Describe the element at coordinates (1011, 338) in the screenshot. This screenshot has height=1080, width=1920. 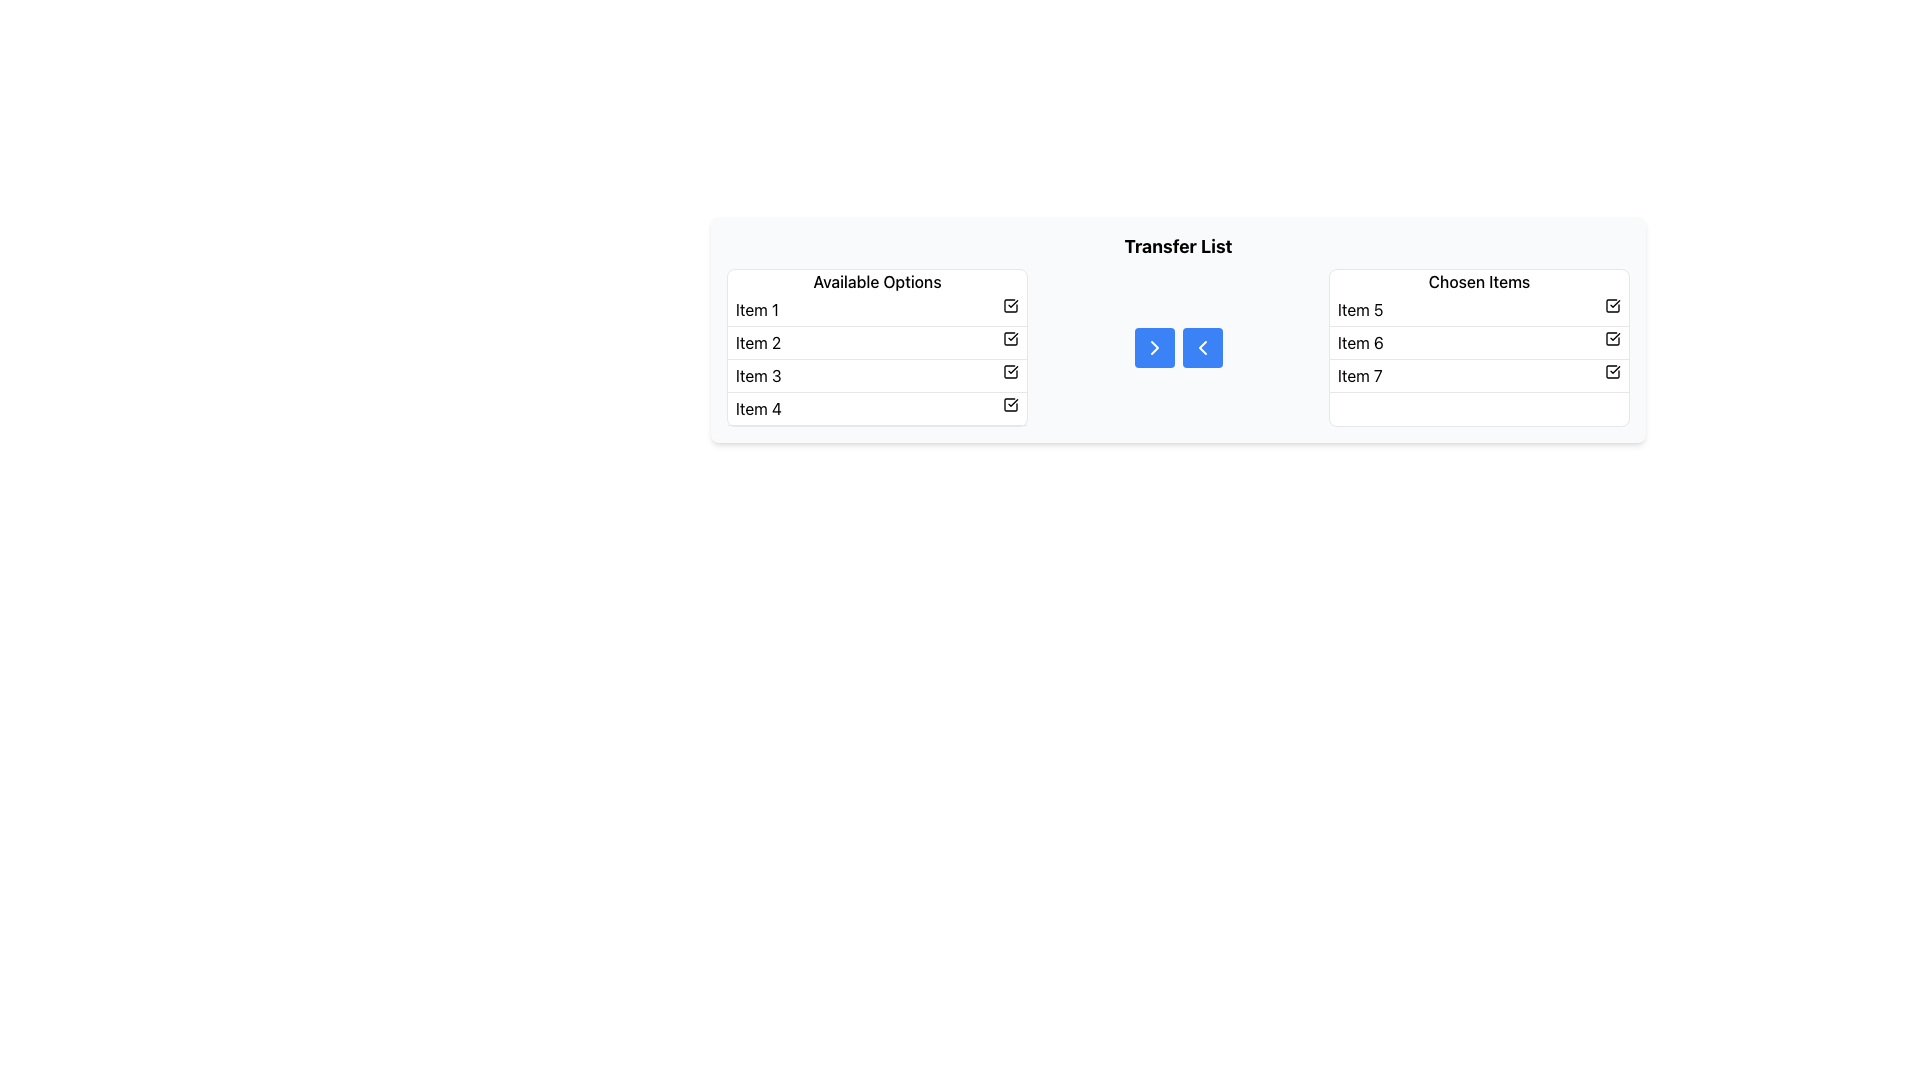
I see `the checkbox with a checkmark inside, associated with the text 'Item 2'` at that location.